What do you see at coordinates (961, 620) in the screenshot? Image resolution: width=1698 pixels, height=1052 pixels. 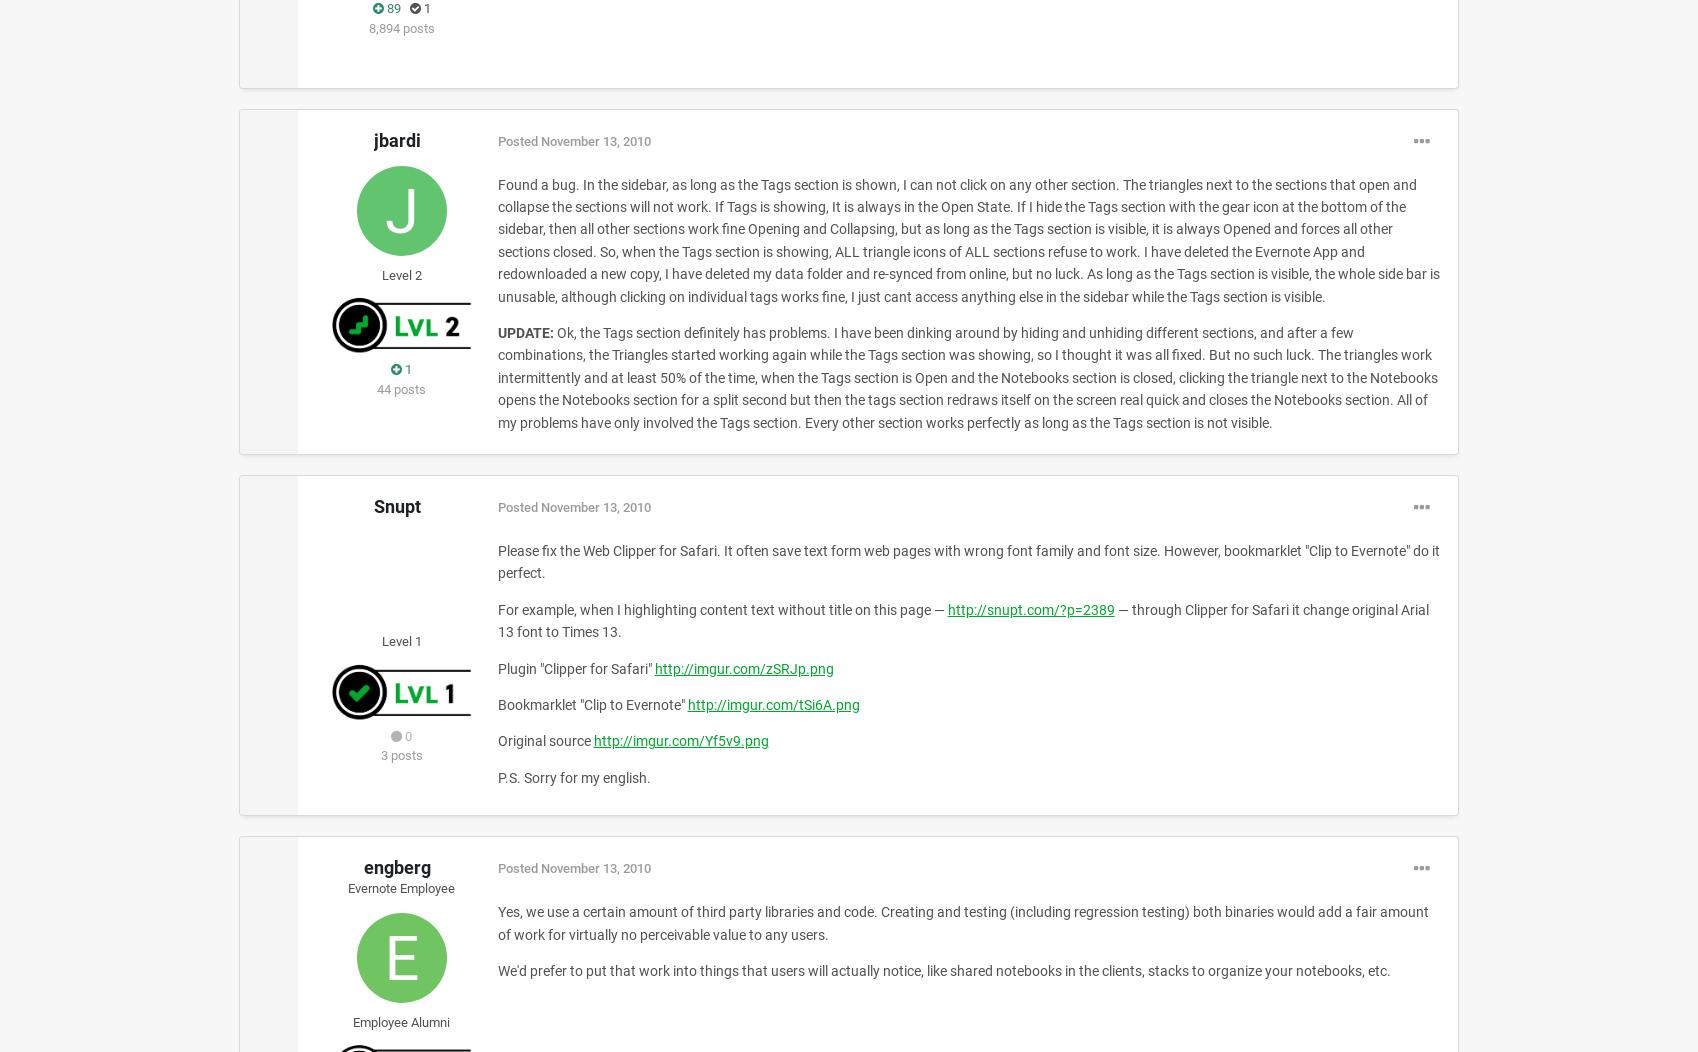 I see `'— through Clipper for Safari it change original Arial 13 font to Times 13.'` at bounding box center [961, 620].